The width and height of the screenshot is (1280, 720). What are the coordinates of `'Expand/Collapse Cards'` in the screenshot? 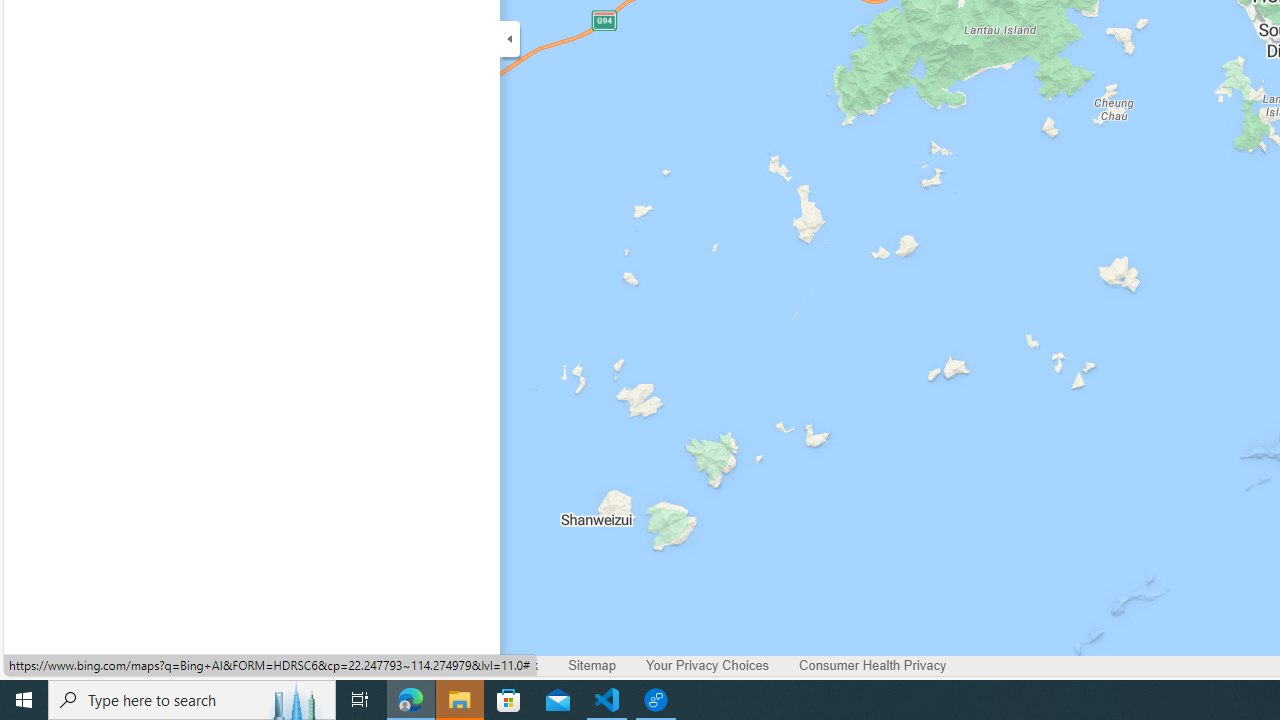 It's located at (510, 38).